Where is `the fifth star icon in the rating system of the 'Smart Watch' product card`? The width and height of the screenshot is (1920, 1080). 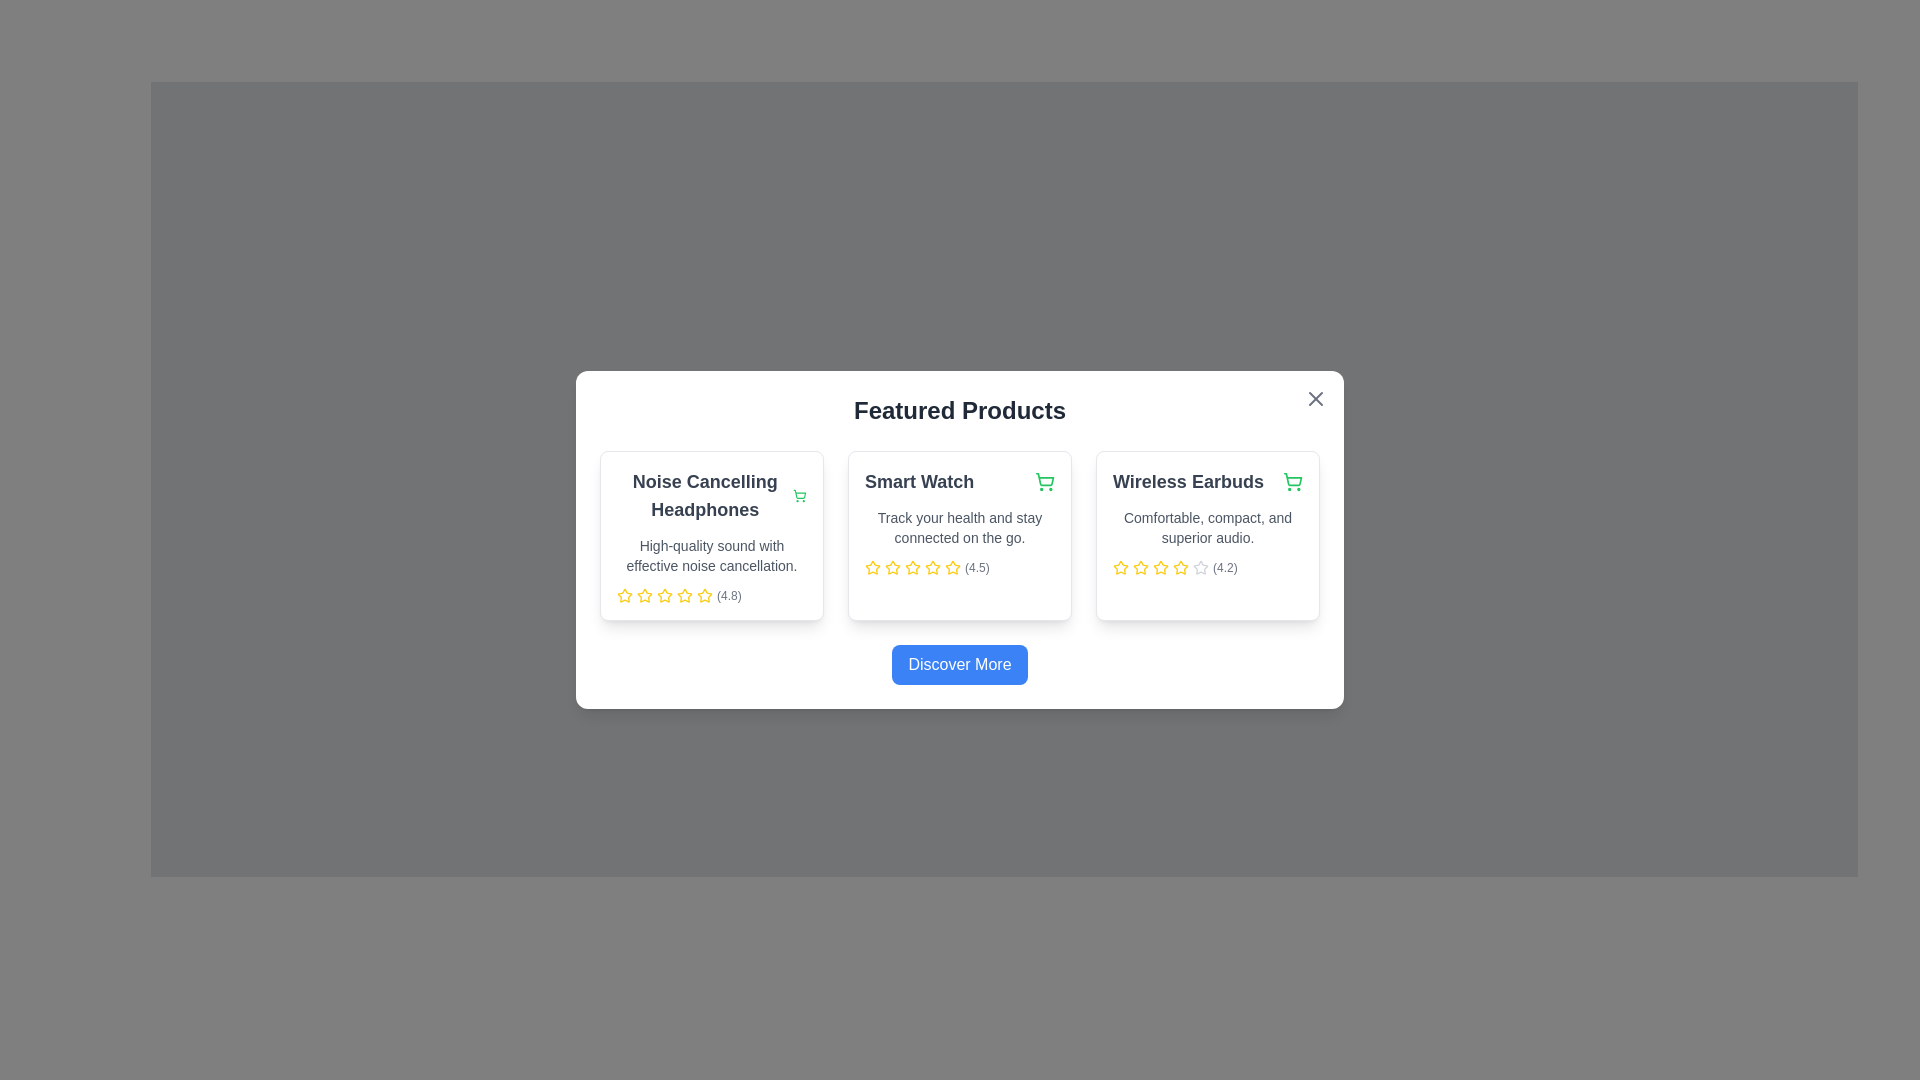
the fifth star icon in the rating system of the 'Smart Watch' product card is located at coordinates (931, 567).